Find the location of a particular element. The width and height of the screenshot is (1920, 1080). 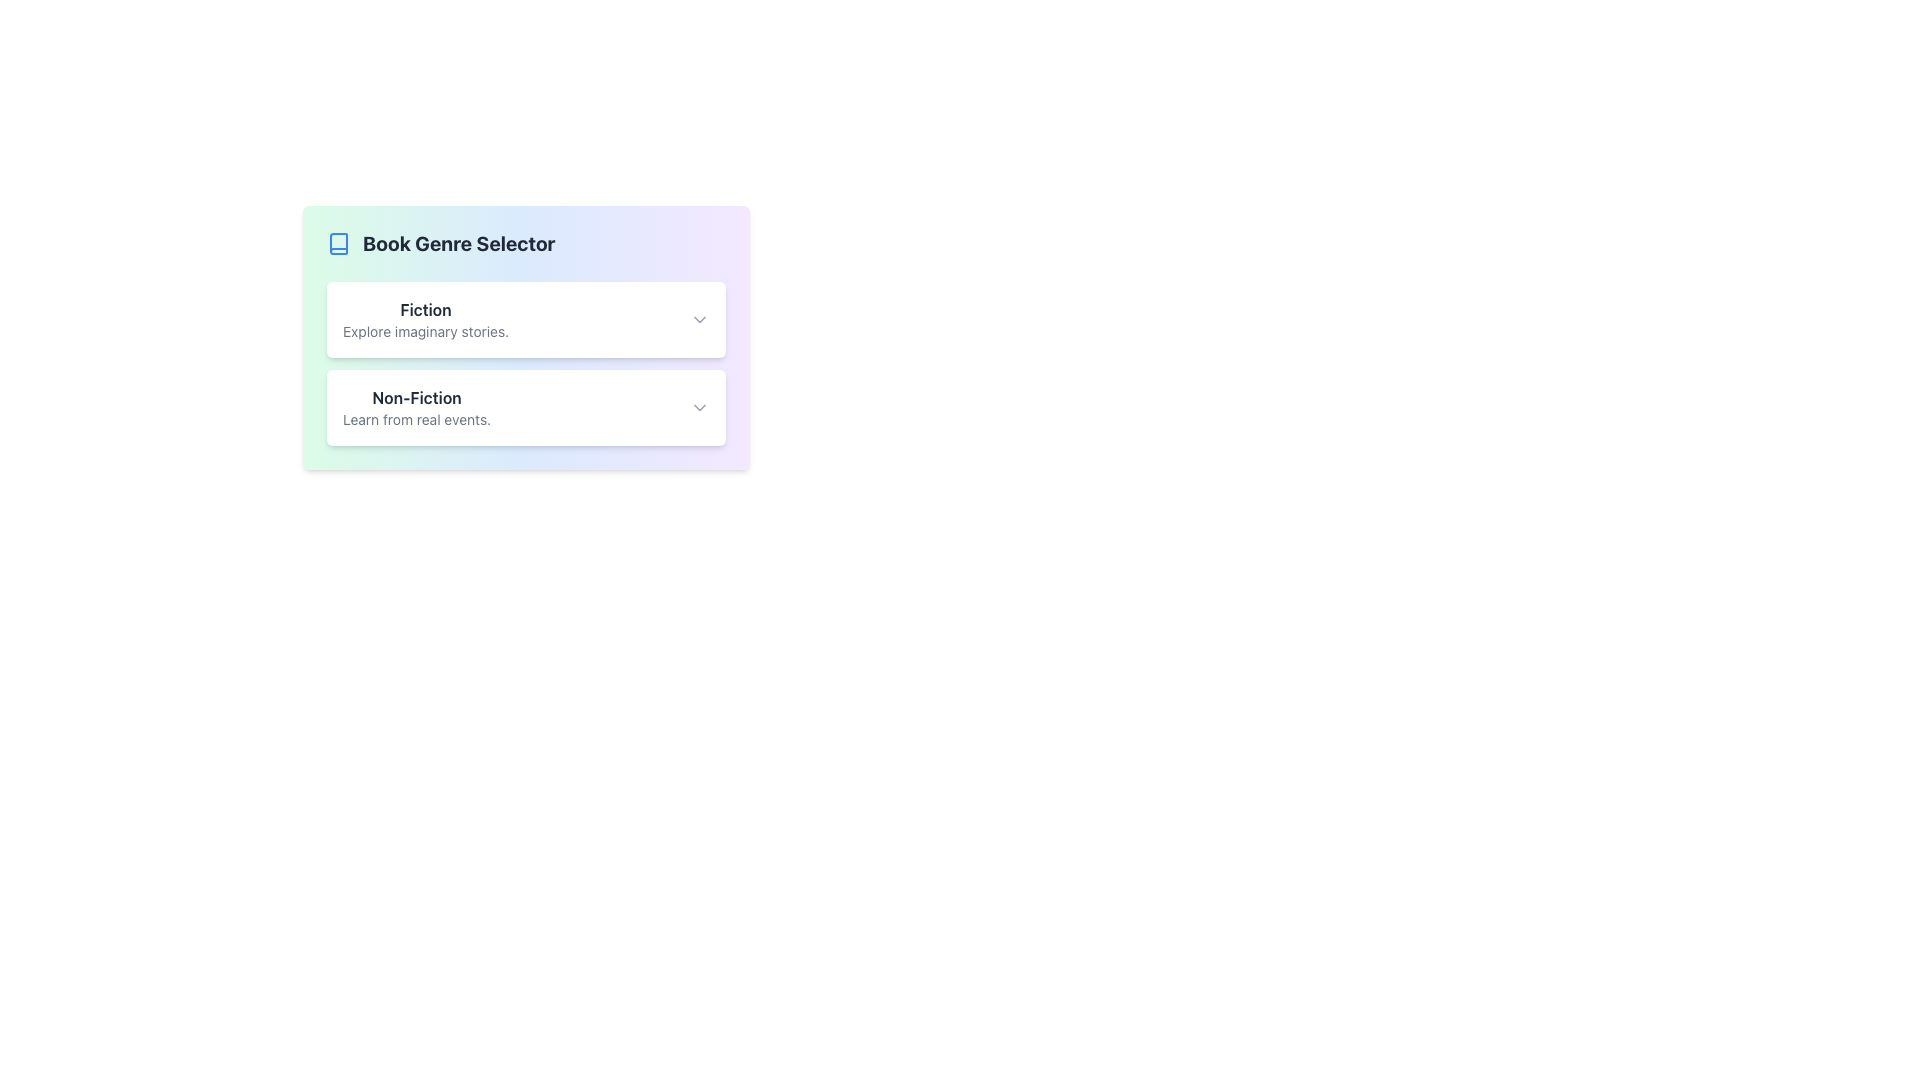

the decorative icon for the 'Book Genre Selector' section, which symbolizes books or reading material is located at coordinates (339, 242).